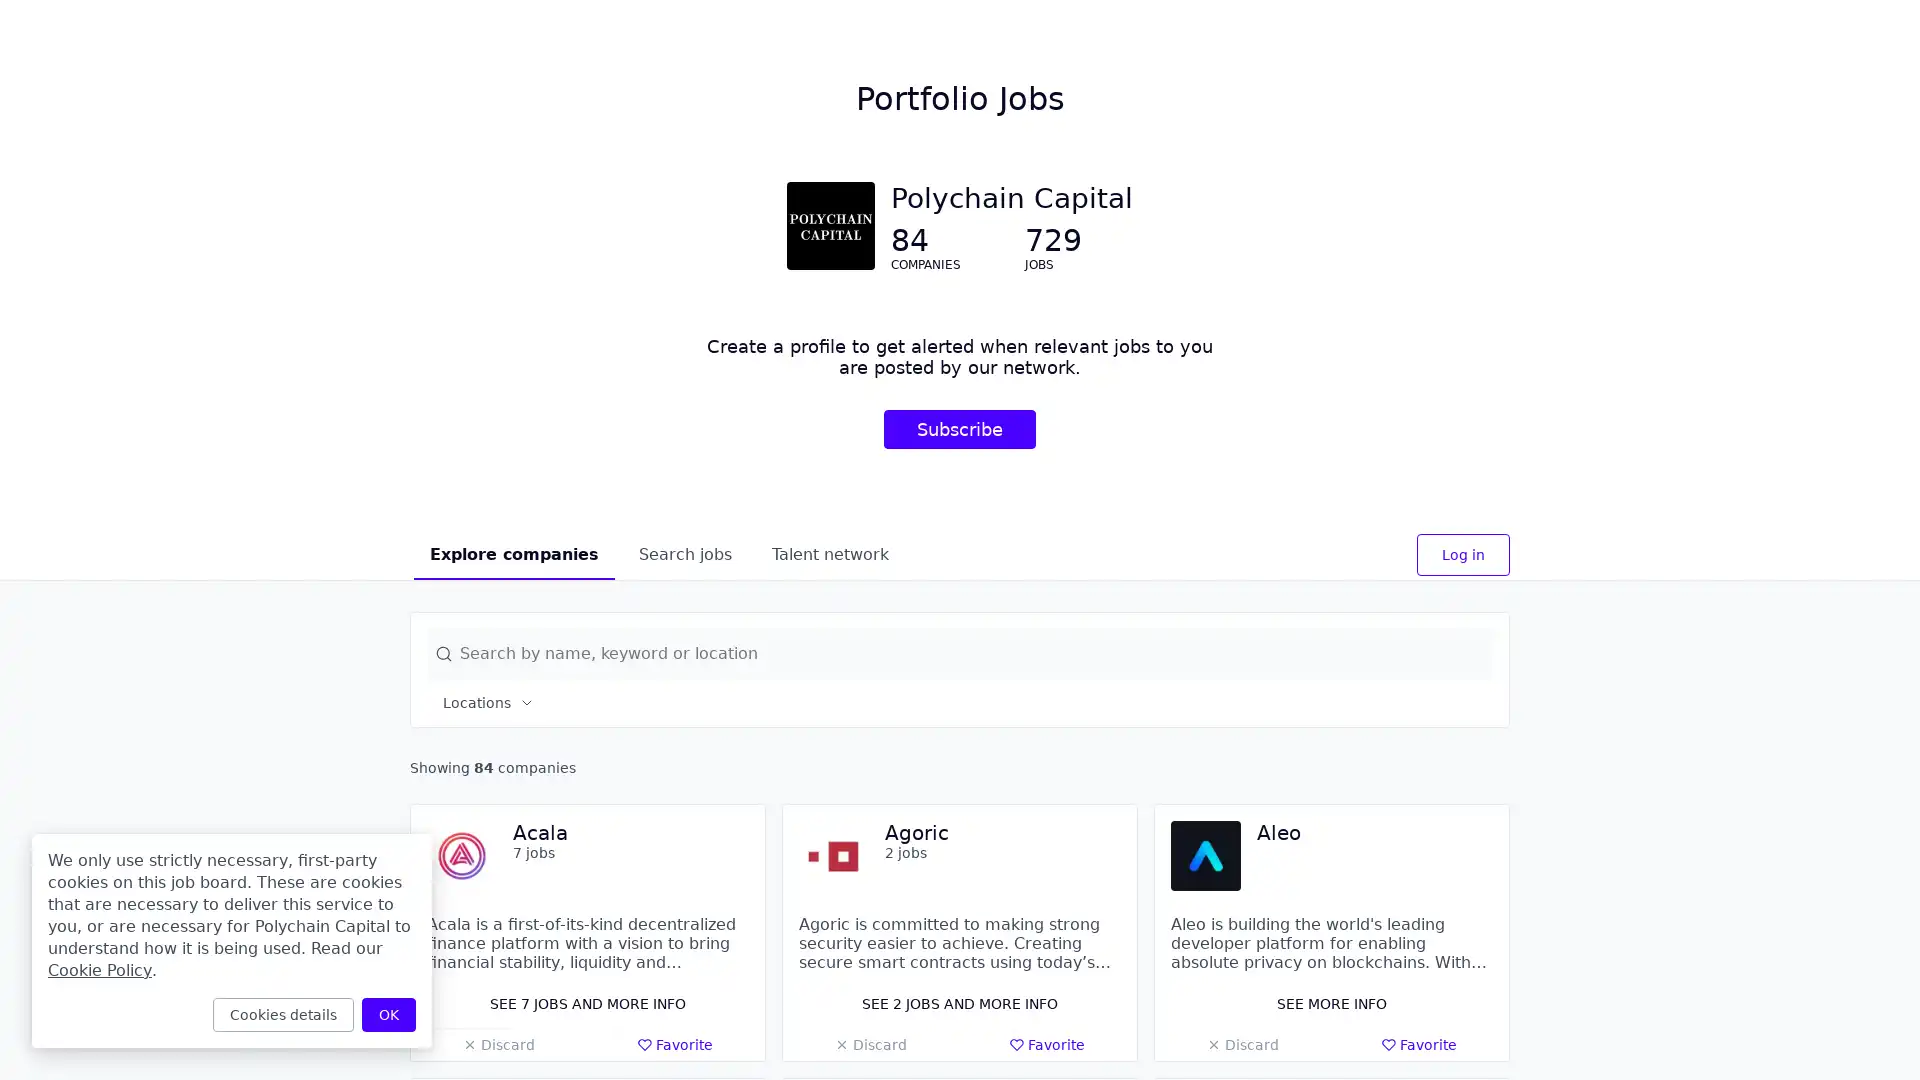 Image resolution: width=1920 pixels, height=1080 pixels. What do you see at coordinates (1046, 1044) in the screenshot?
I see `Favorite` at bounding box center [1046, 1044].